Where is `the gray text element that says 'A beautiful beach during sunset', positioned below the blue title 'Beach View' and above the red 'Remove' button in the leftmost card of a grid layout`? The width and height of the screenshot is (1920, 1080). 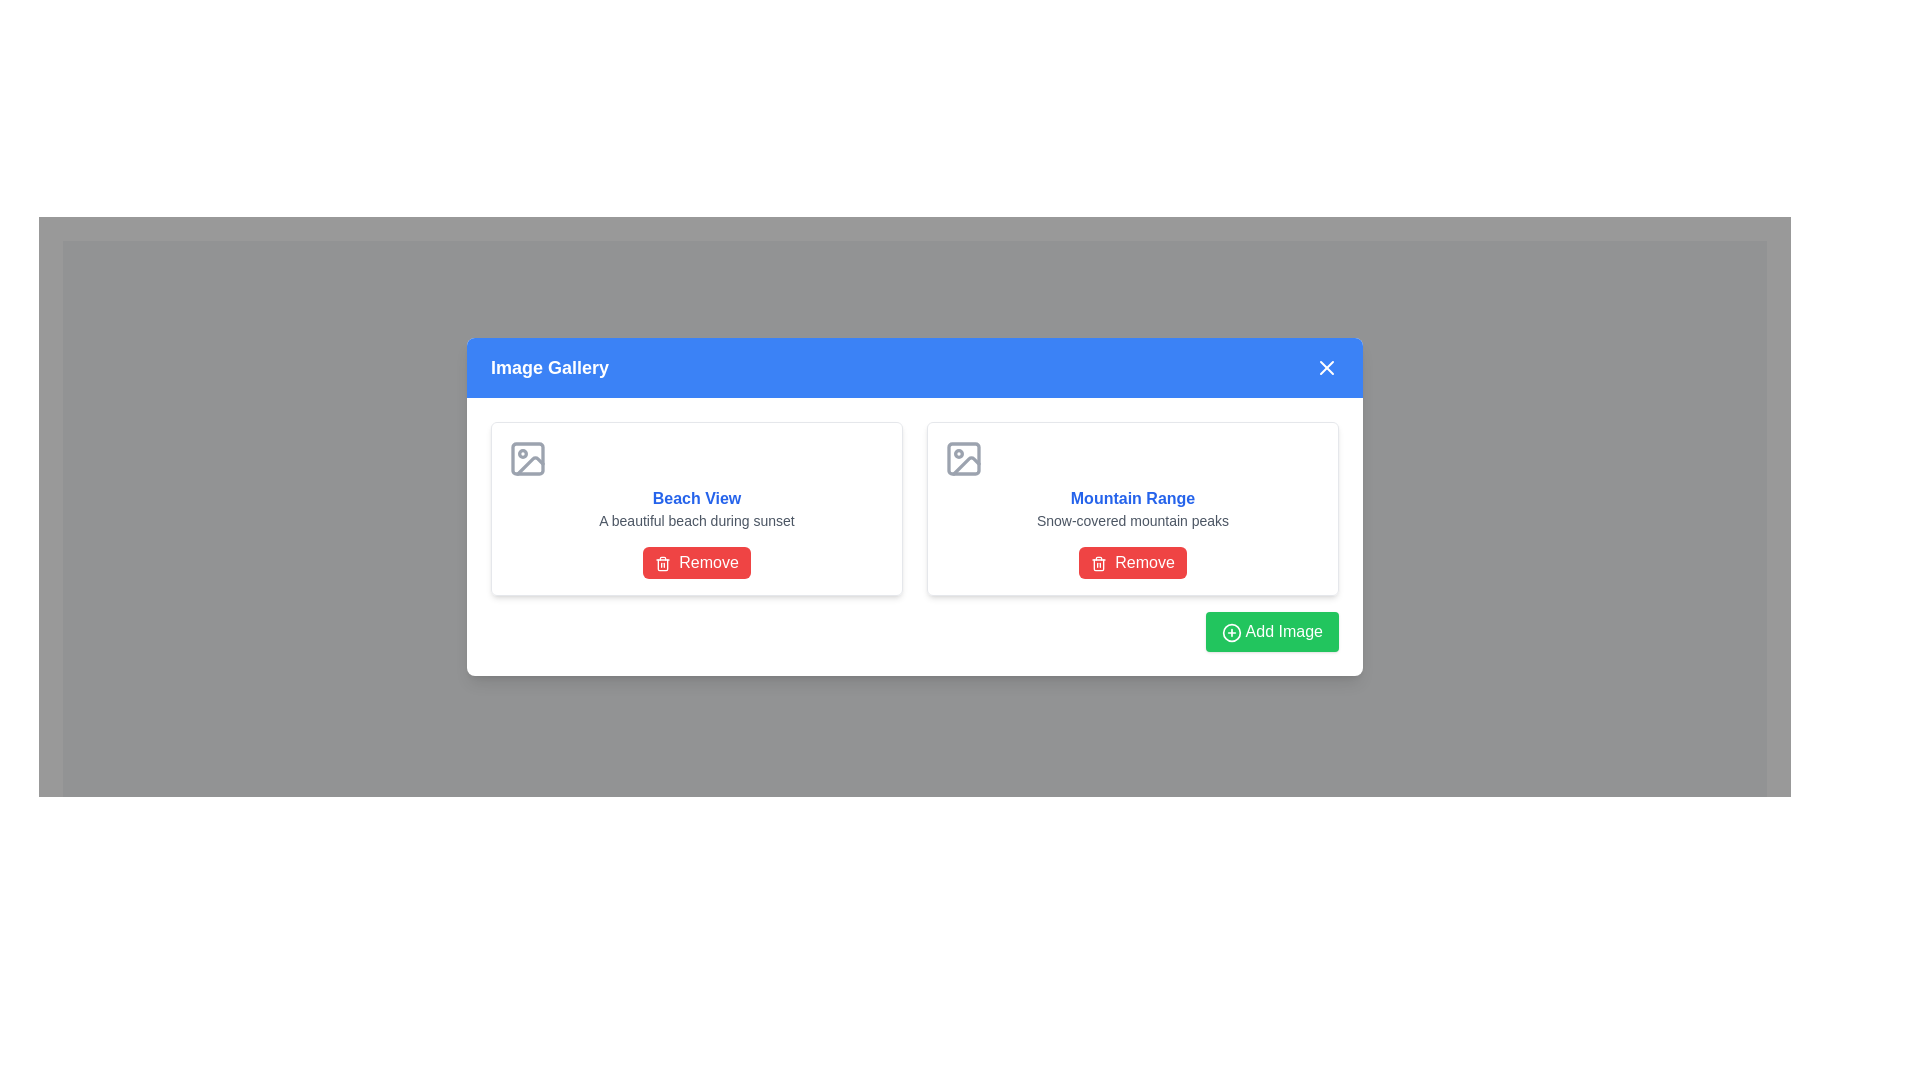
the gray text element that says 'A beautiful beach during sunset', positioned below the blue title 'Beach View' and above the red 'Remove' button in the leftmost card of a grid layout is located at coordinates (696, 519).